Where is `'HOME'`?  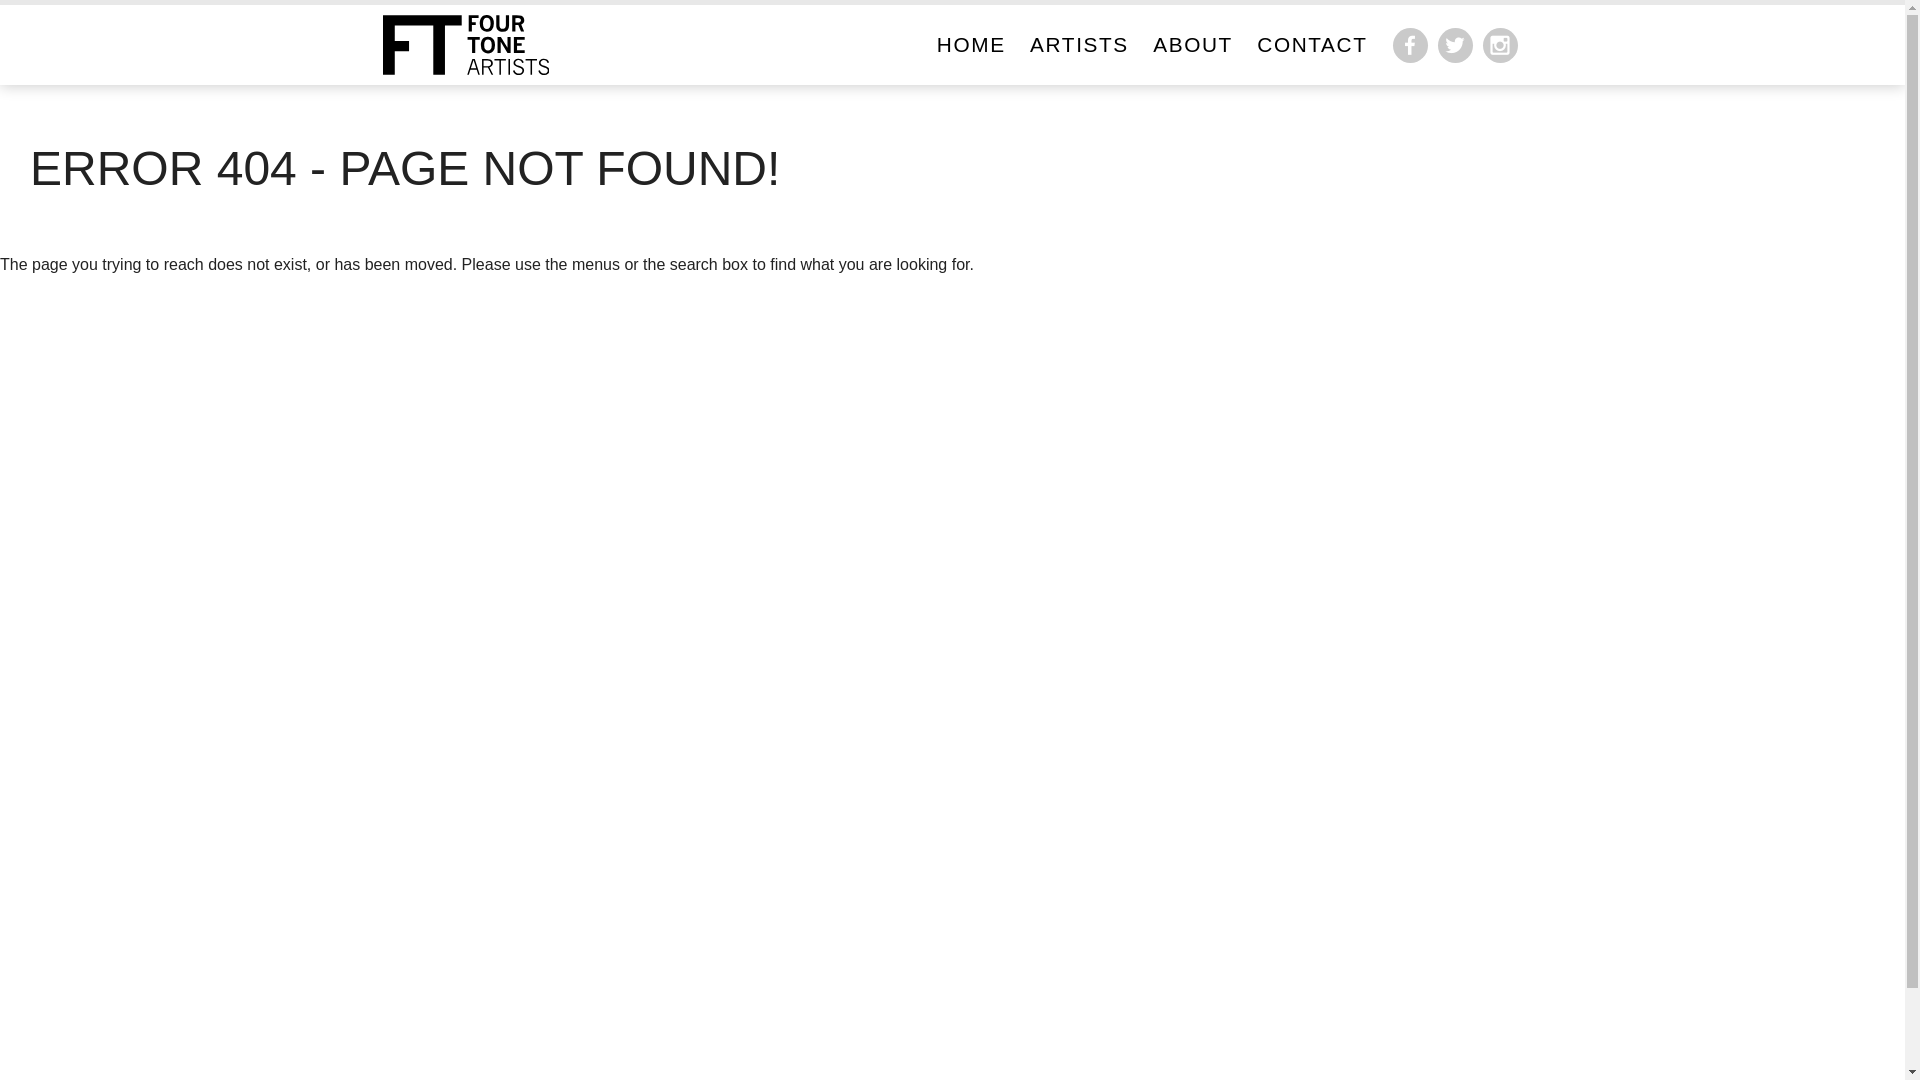
'HOME' is located at coordinates (971, 44).